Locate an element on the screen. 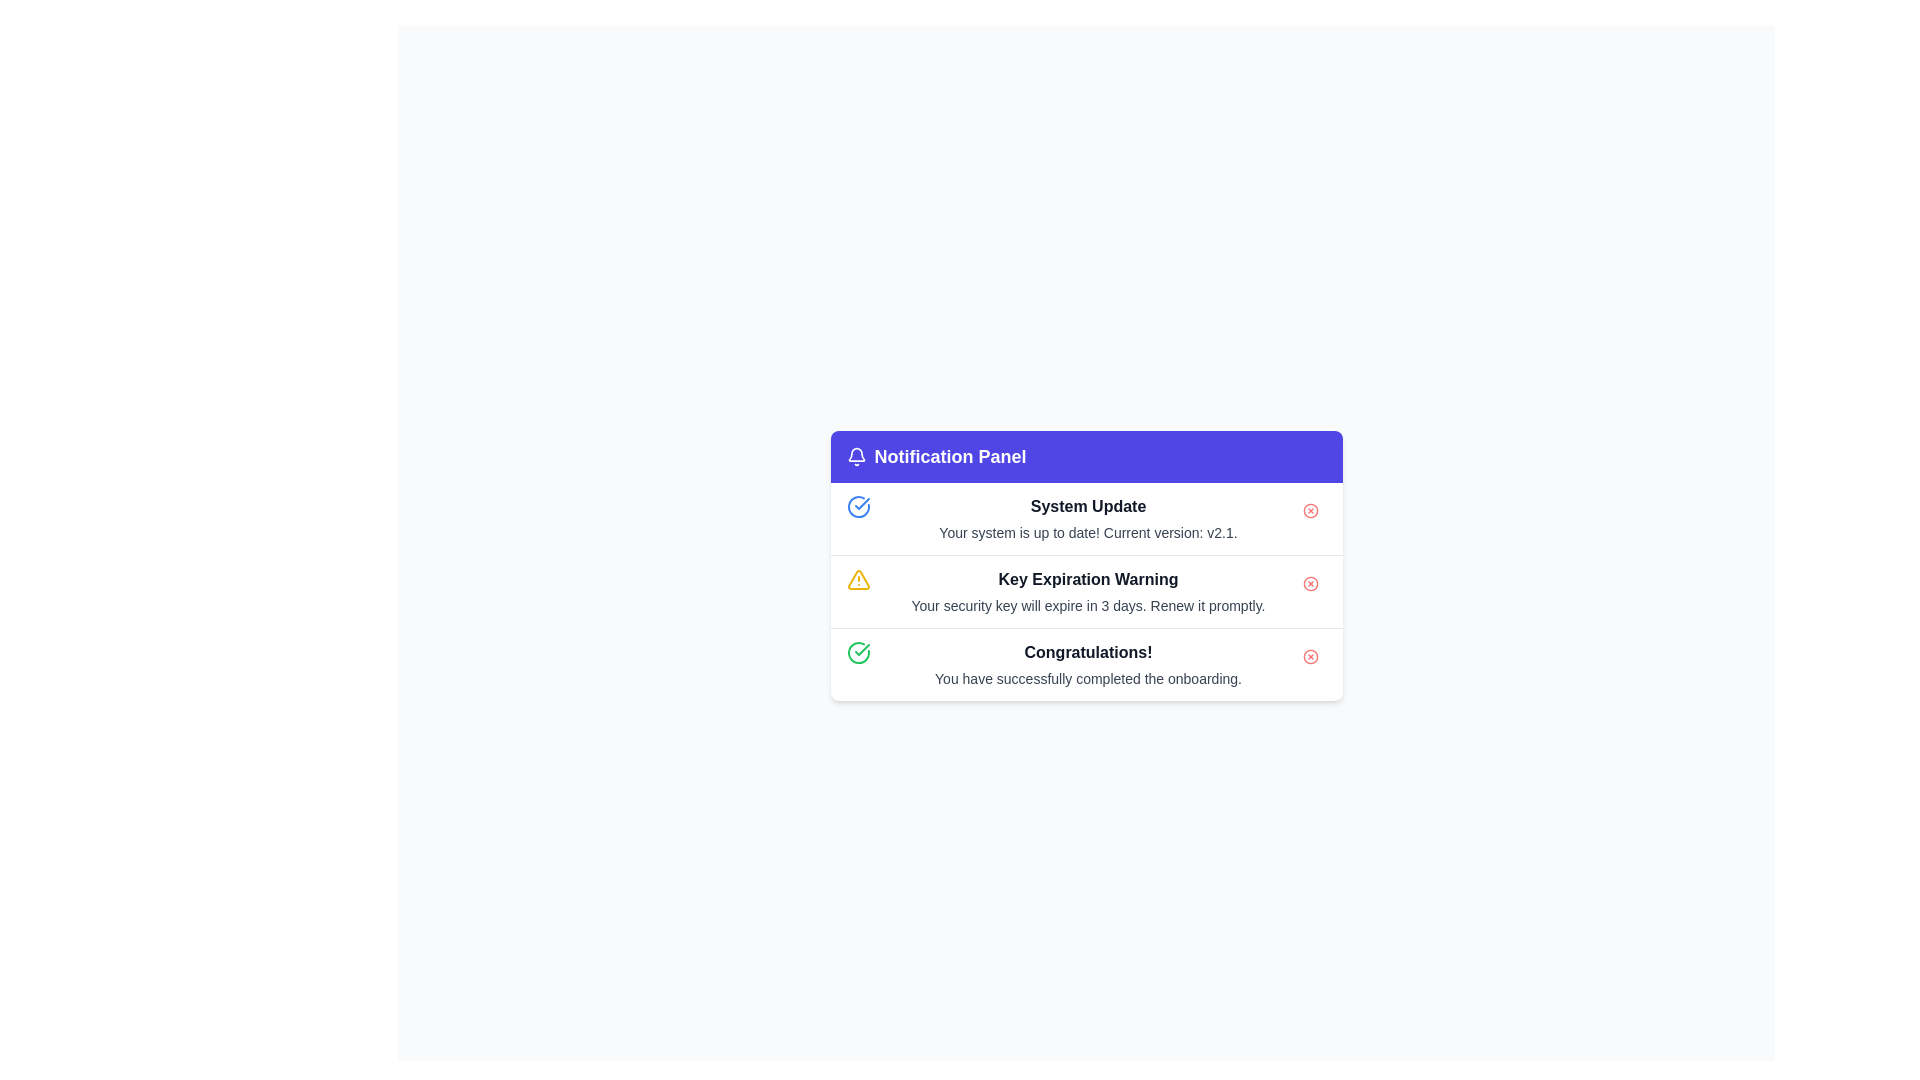  the SVG Circle element, which is a solid circle forming part of an icon in the notification panel, located to the right of the 'System Update' text is located at coordinates (1310, 509).